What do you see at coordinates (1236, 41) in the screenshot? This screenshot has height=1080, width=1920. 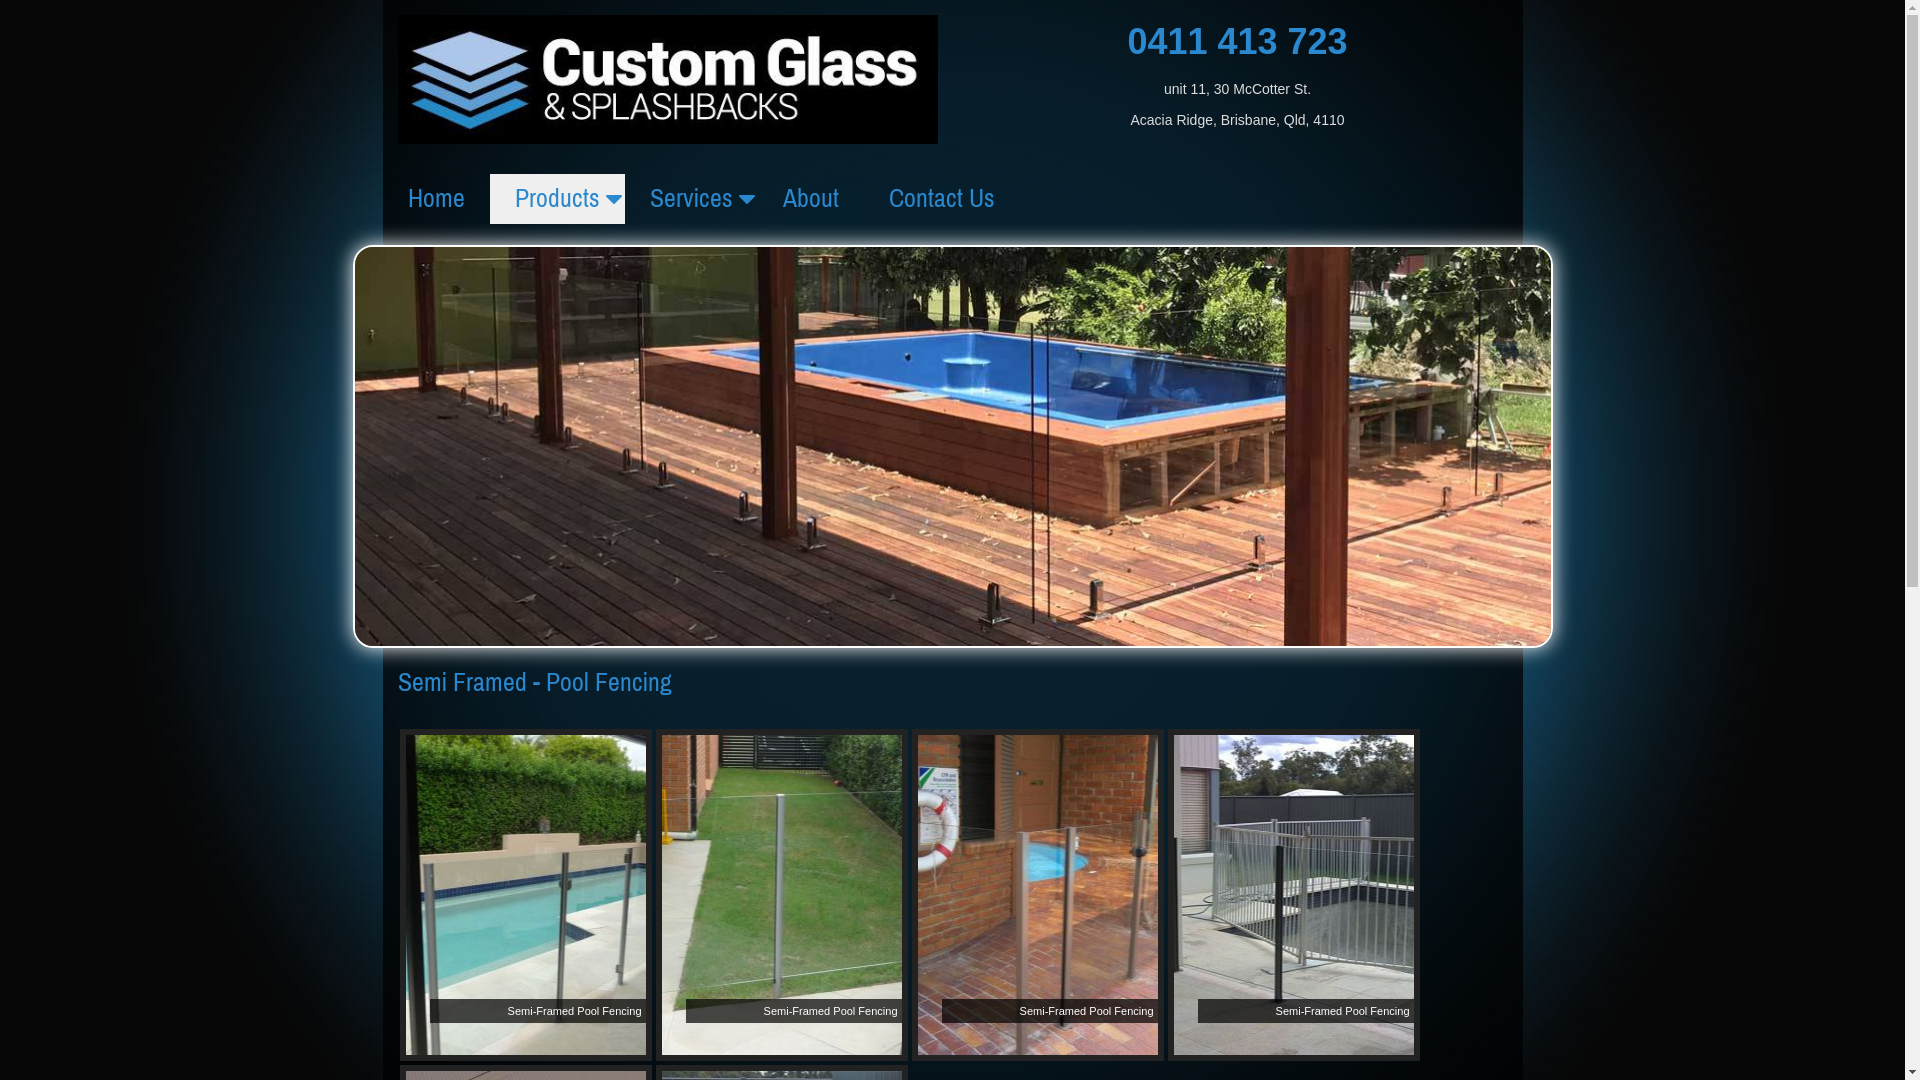 I see `'0411 413 723'` at bounding box center [1236, 41].